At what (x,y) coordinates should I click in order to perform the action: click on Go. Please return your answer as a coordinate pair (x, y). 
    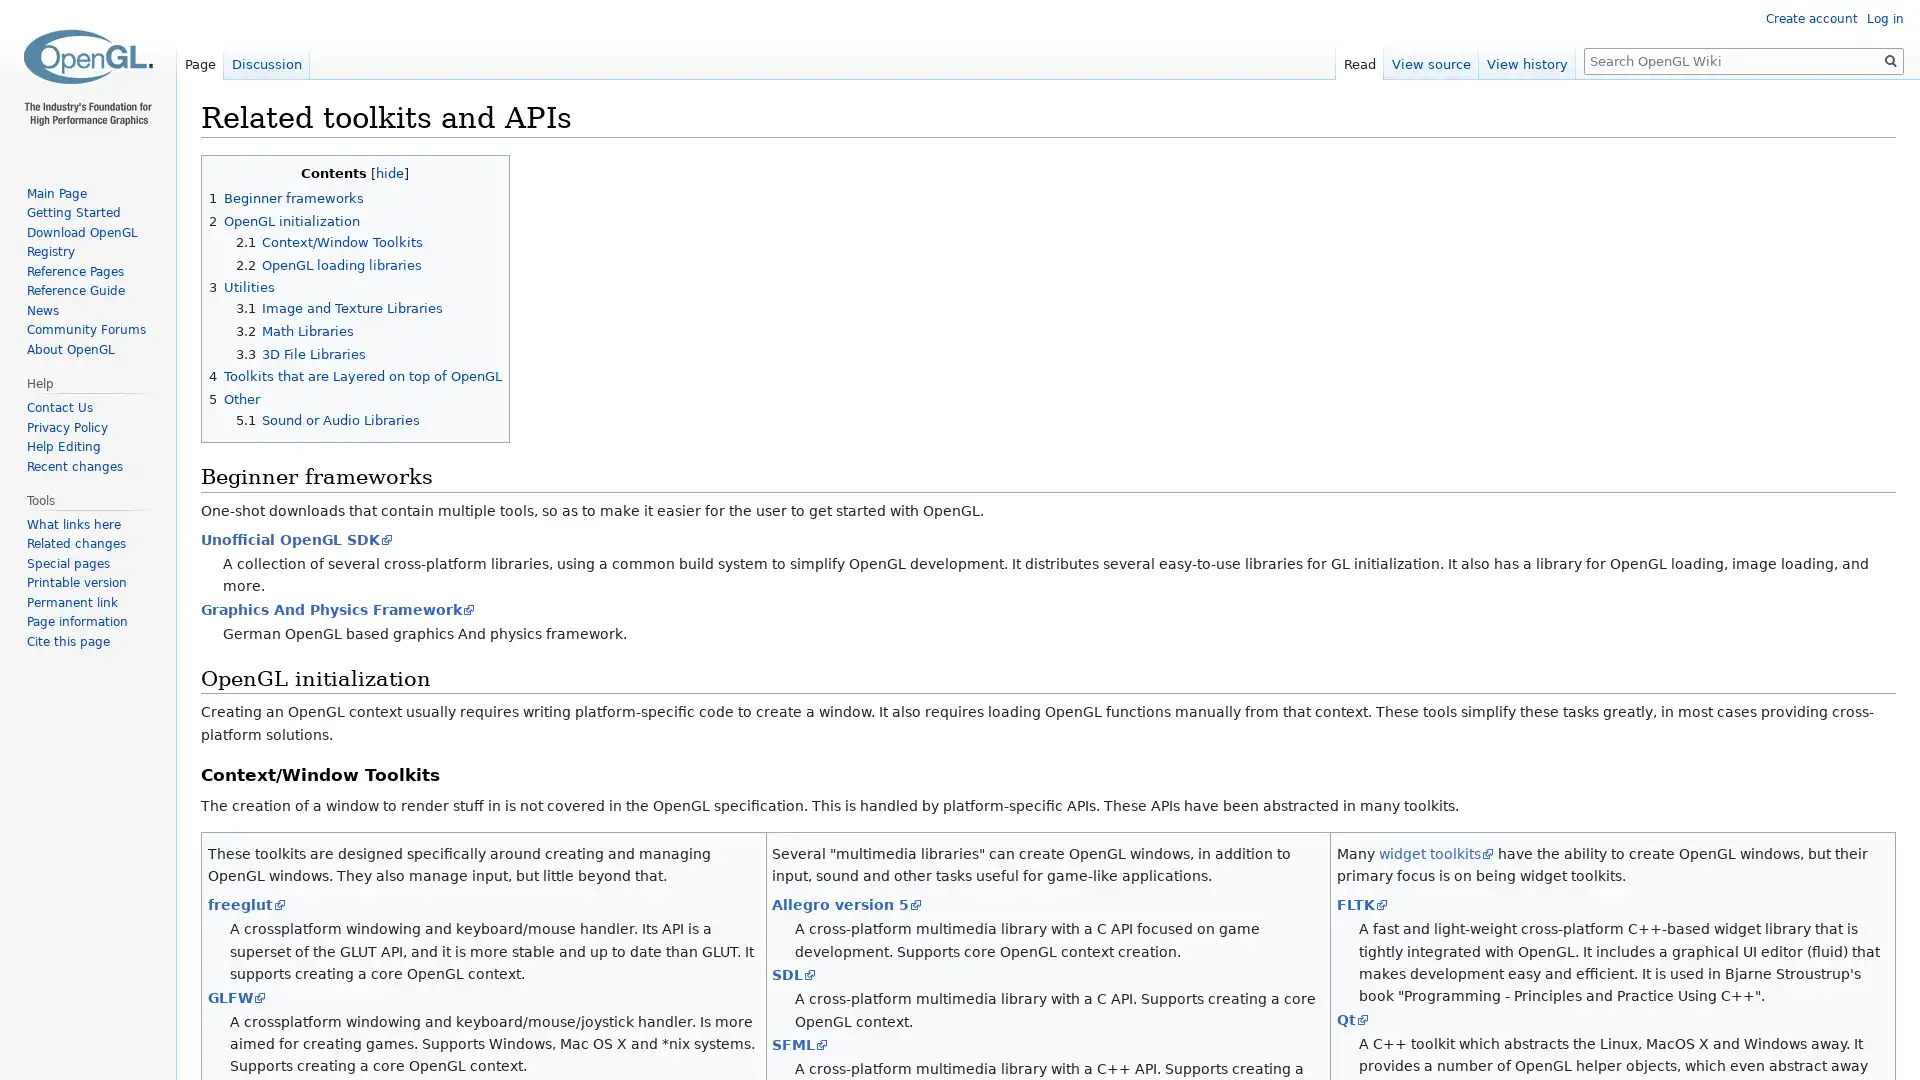
    Looking at the image, I should click on (1890, 60).